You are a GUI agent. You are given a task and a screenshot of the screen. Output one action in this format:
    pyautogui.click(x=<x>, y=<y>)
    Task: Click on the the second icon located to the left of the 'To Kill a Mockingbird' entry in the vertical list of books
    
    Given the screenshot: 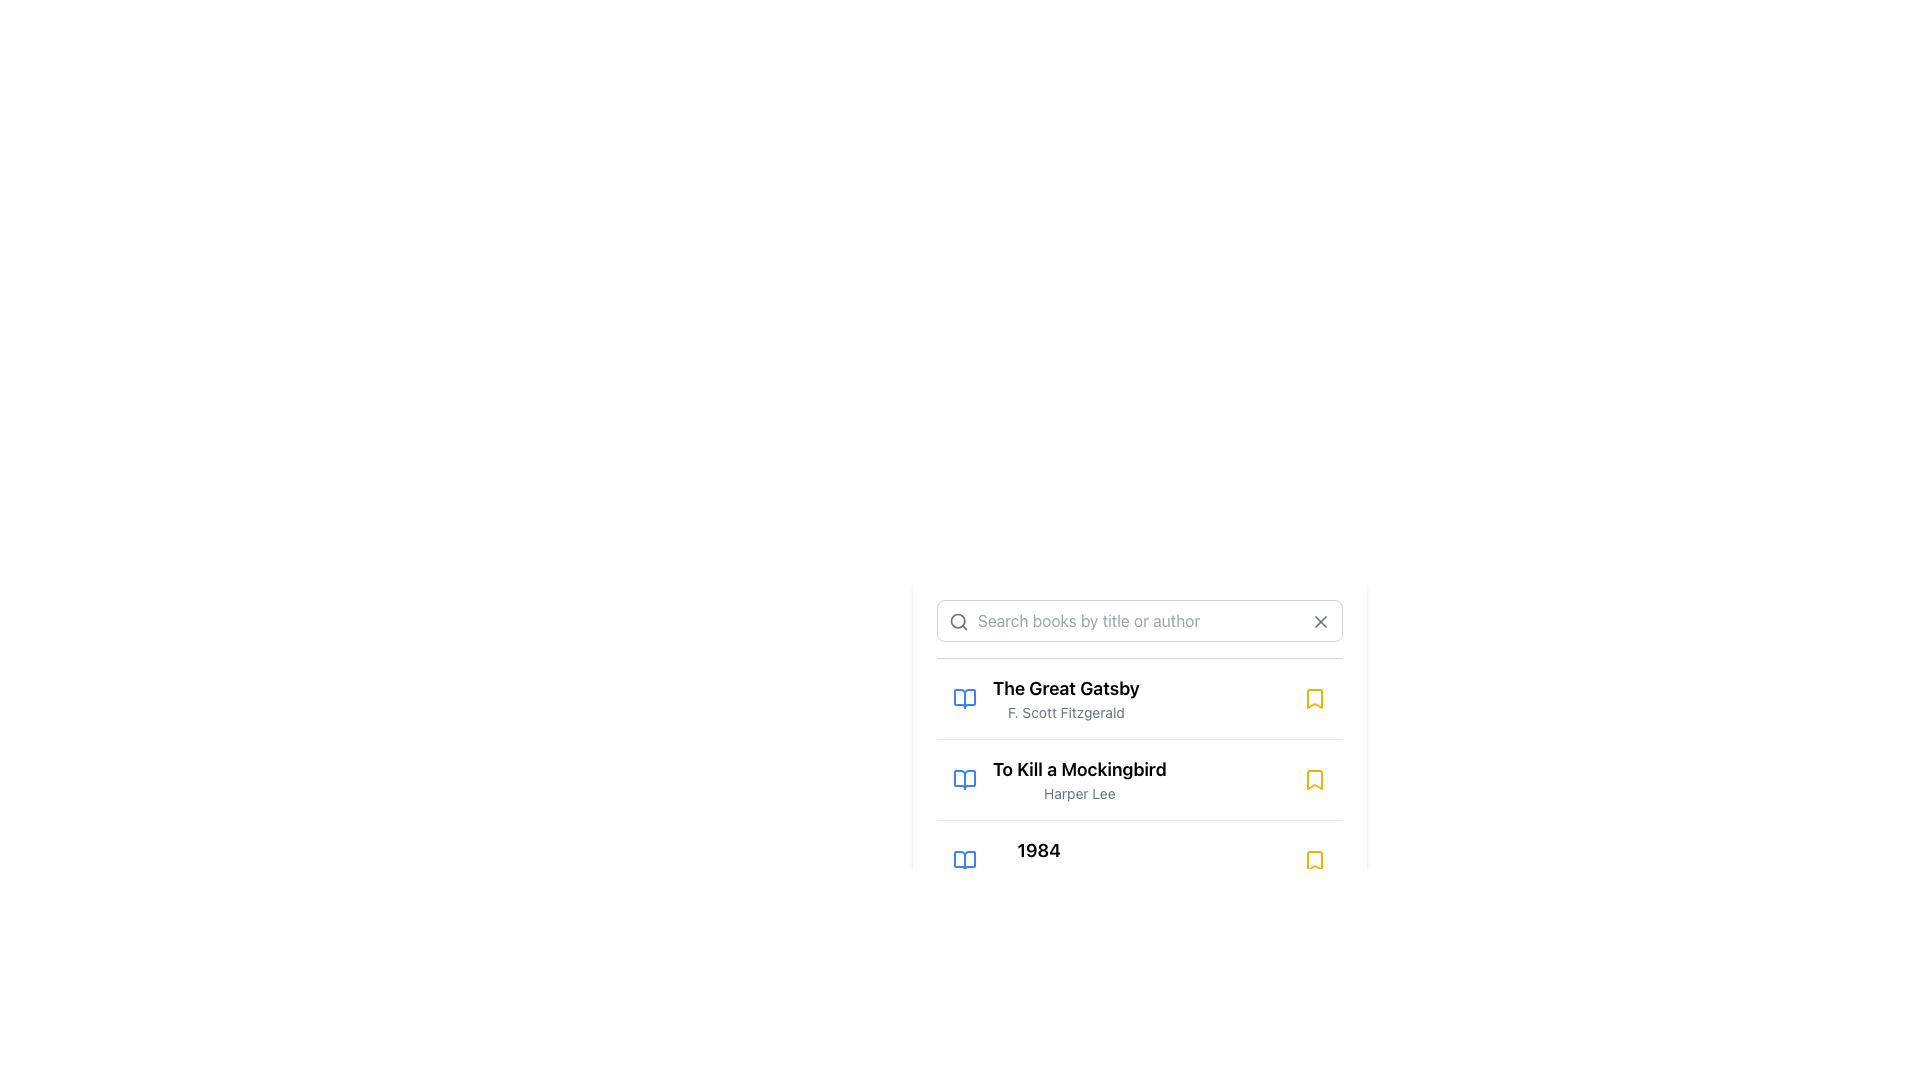 What is the action you would take?
    pyautogui.click(x=964, y=778)
    